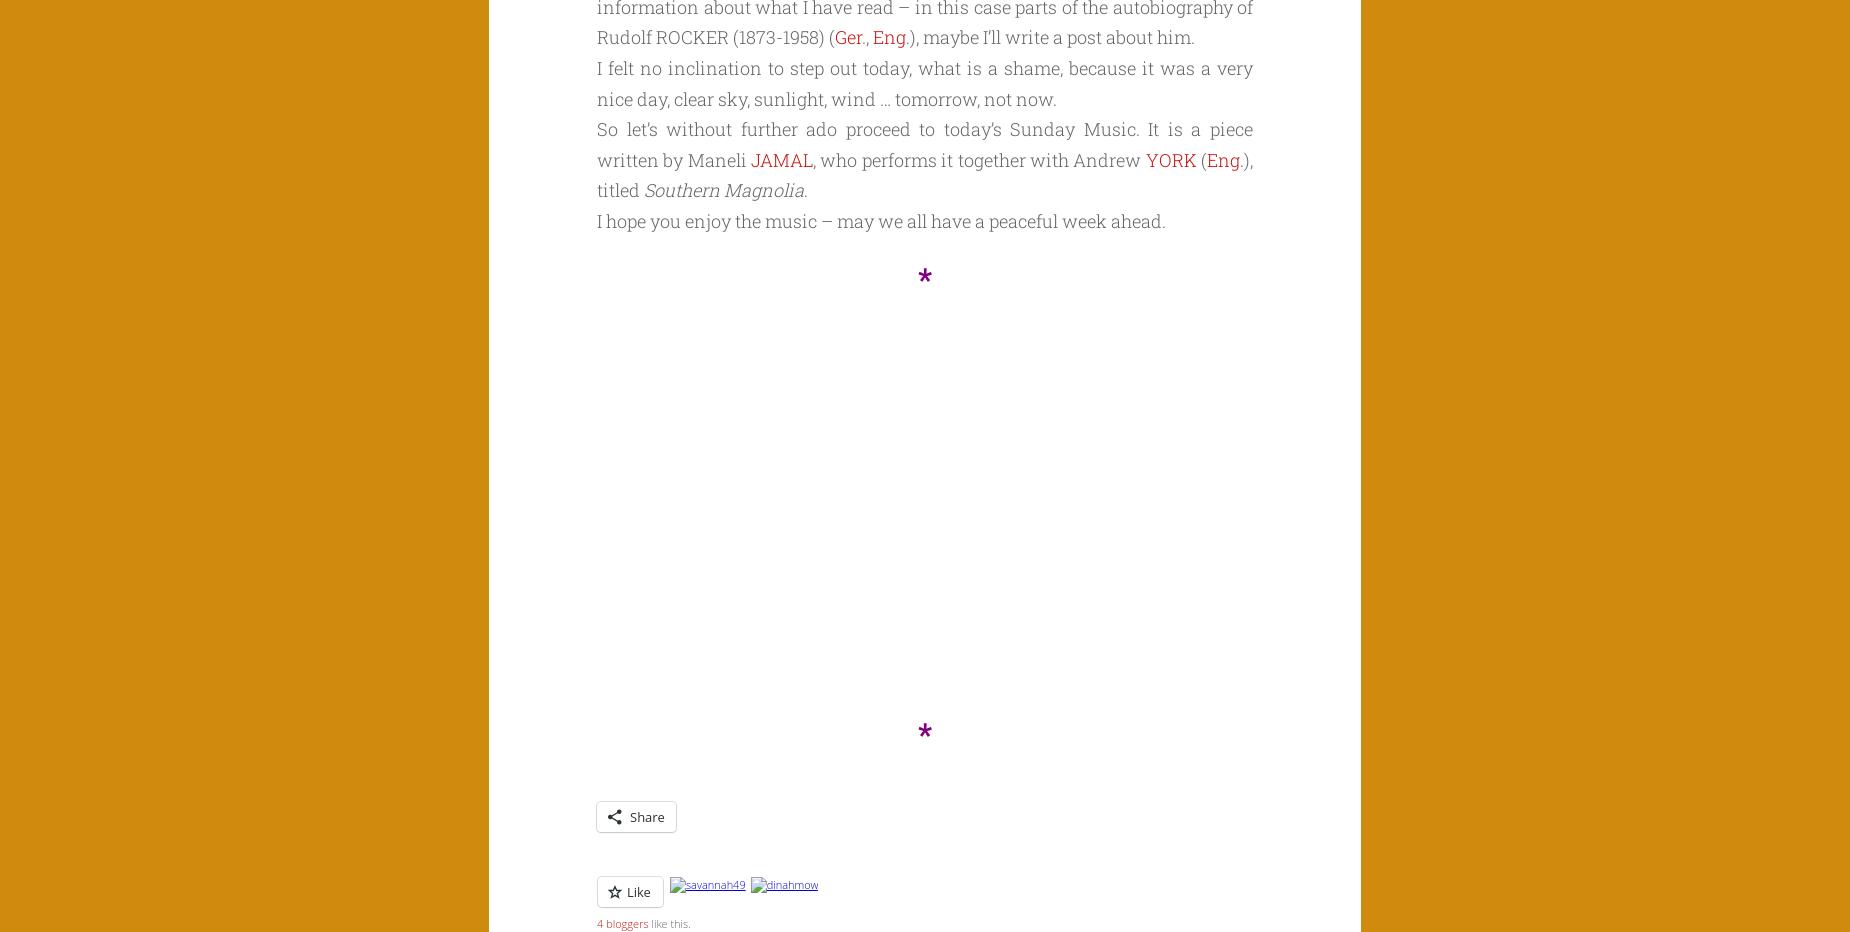 The height and width of the screenshot is (932, 1850). What do you see at coordinates (978, 157) in the screenshot?
I see `', who performs it together with Andrew'` at bounding box center [978, 157].